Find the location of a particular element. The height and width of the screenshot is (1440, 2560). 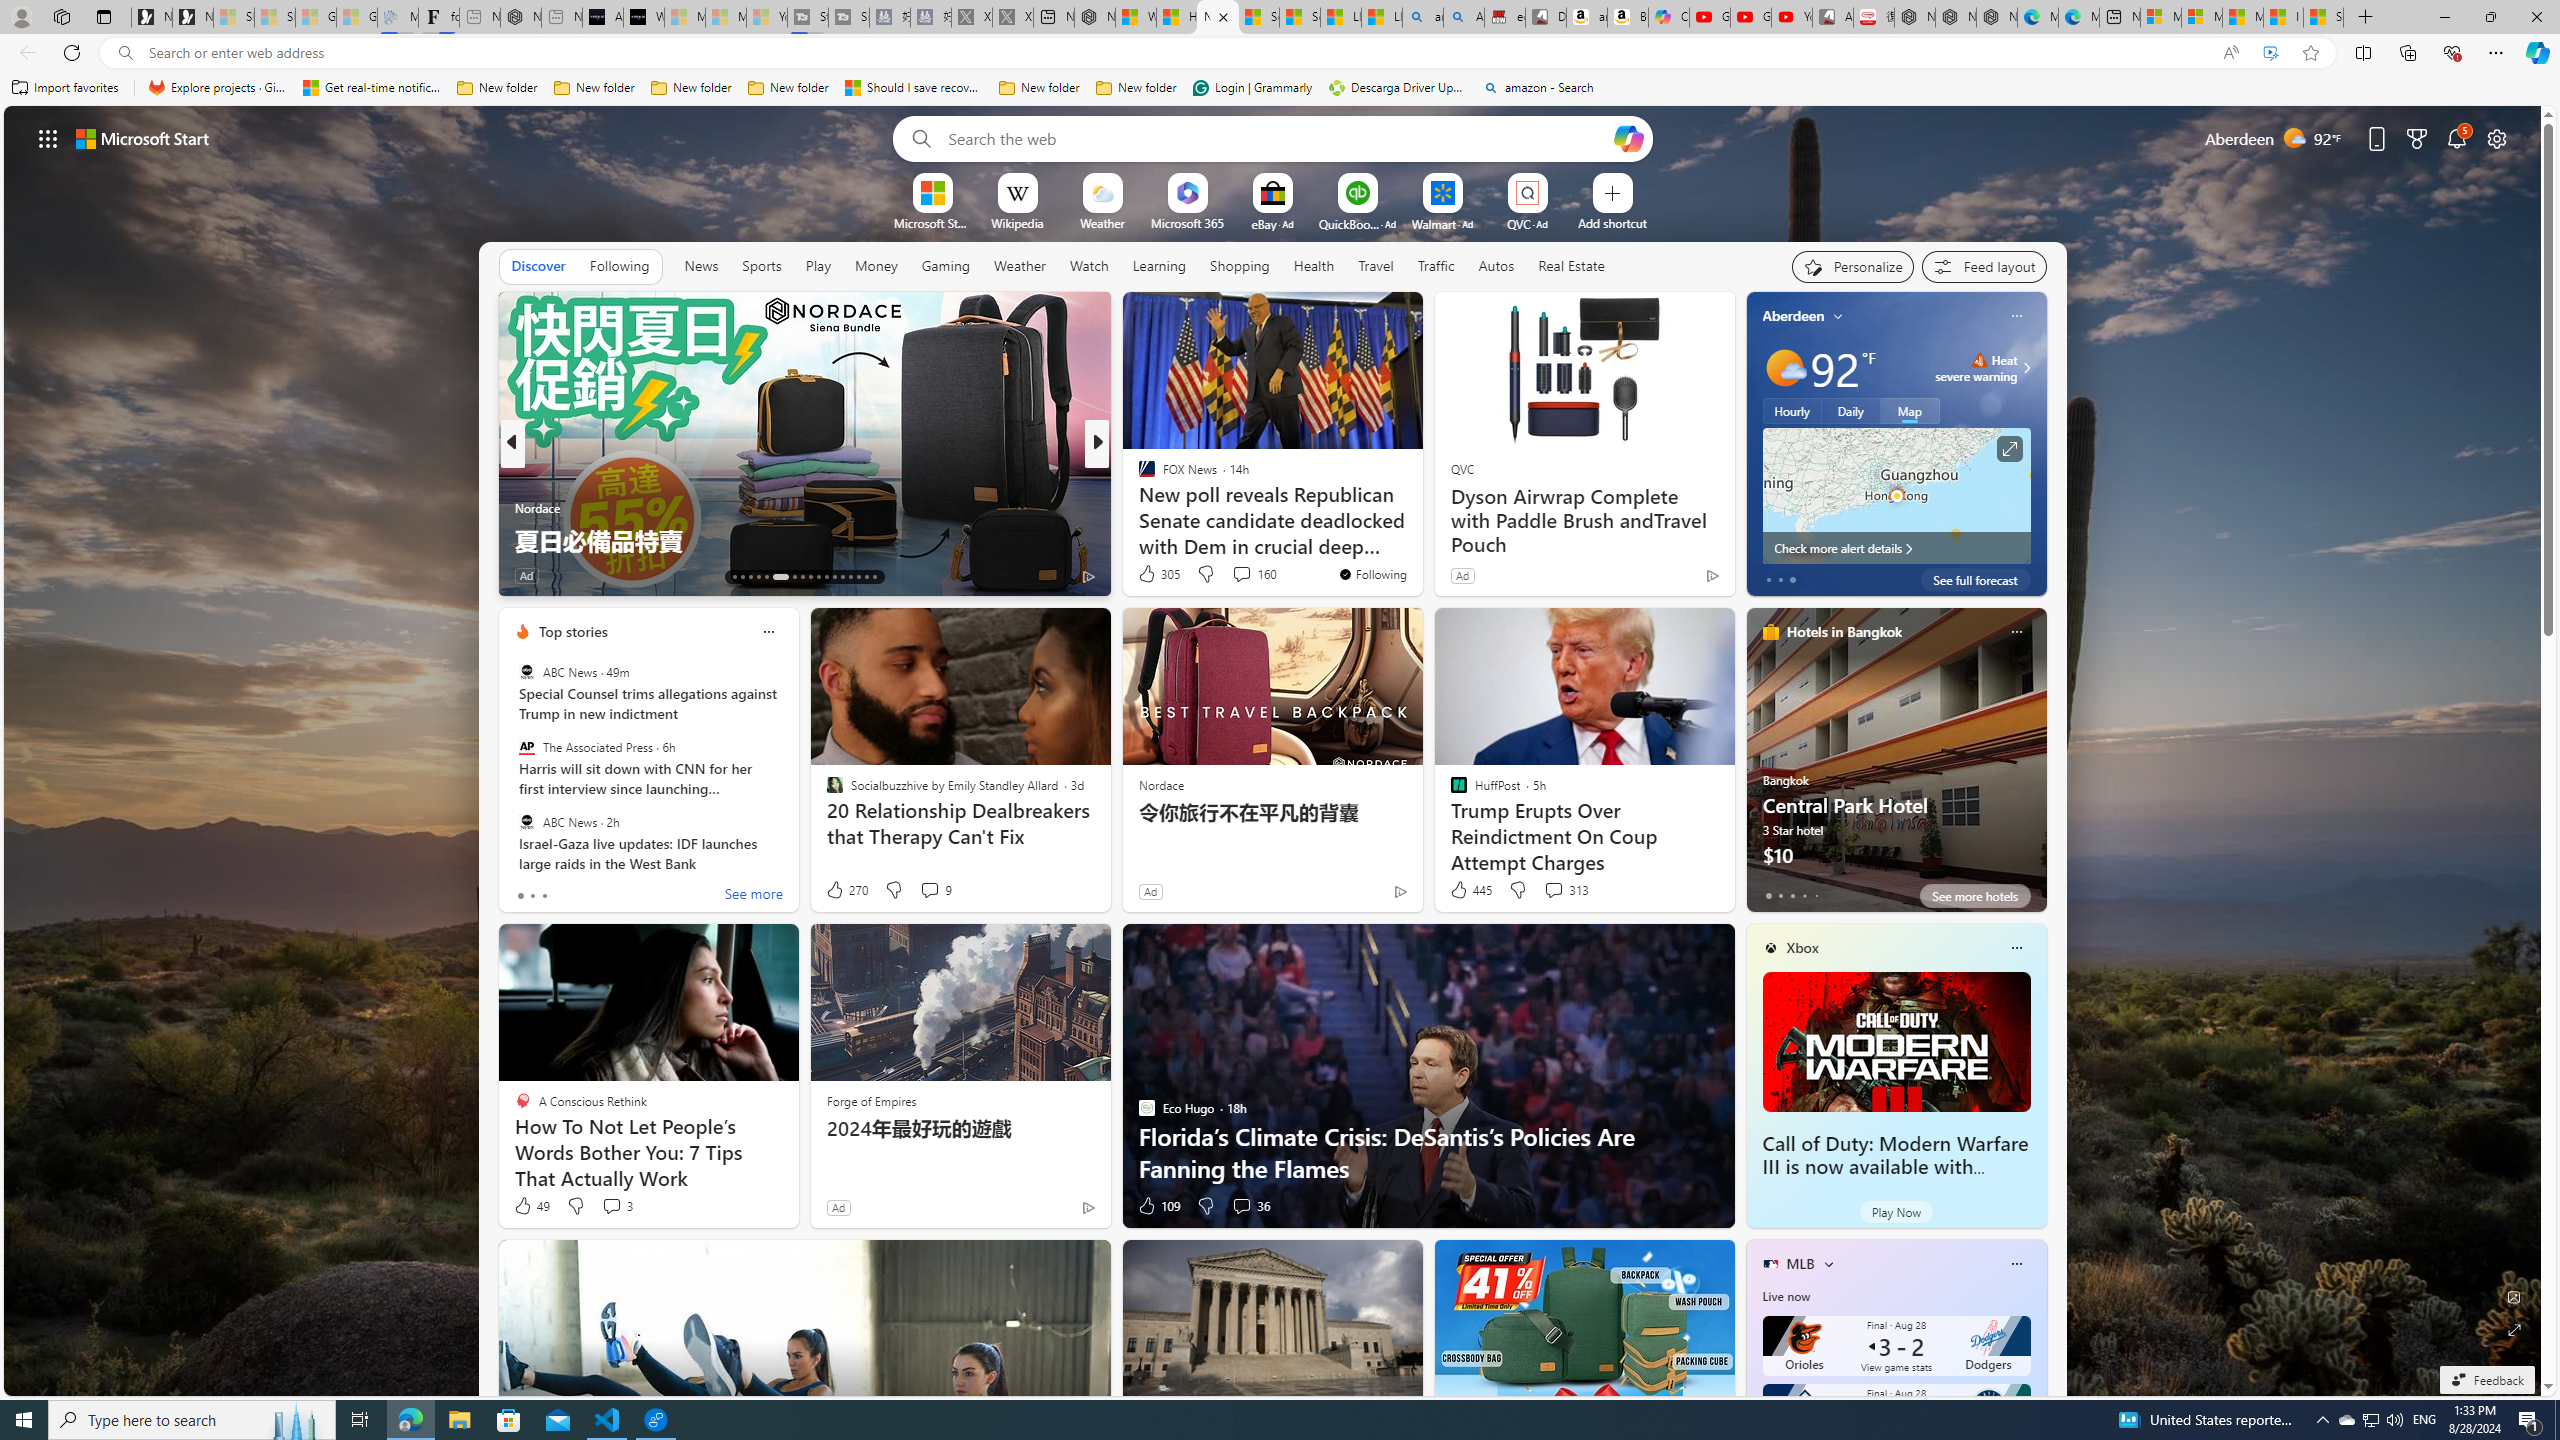

'Xbox' is located at coordinates (1802, 947).